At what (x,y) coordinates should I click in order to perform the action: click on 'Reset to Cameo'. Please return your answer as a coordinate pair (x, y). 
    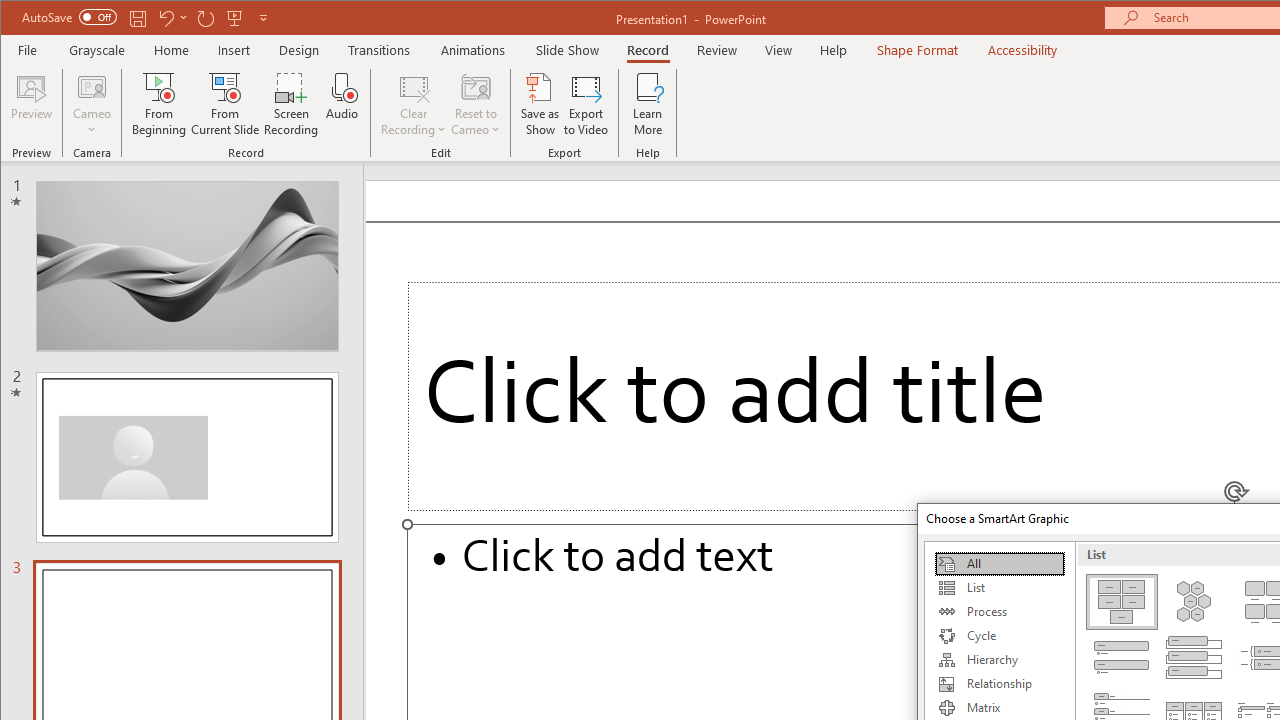
    Looking at the image, I should click on (475, 104).